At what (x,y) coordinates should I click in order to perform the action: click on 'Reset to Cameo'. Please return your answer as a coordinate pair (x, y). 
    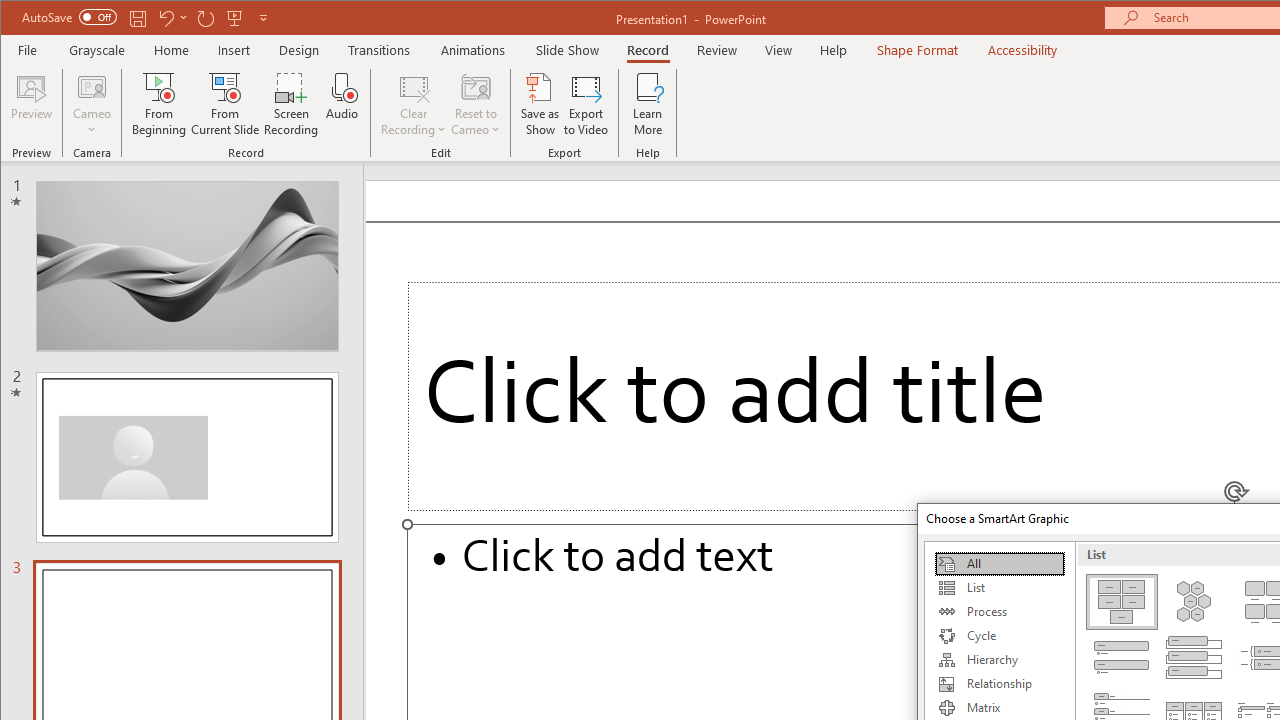
    Looking at the image, I should click on (475, 104).